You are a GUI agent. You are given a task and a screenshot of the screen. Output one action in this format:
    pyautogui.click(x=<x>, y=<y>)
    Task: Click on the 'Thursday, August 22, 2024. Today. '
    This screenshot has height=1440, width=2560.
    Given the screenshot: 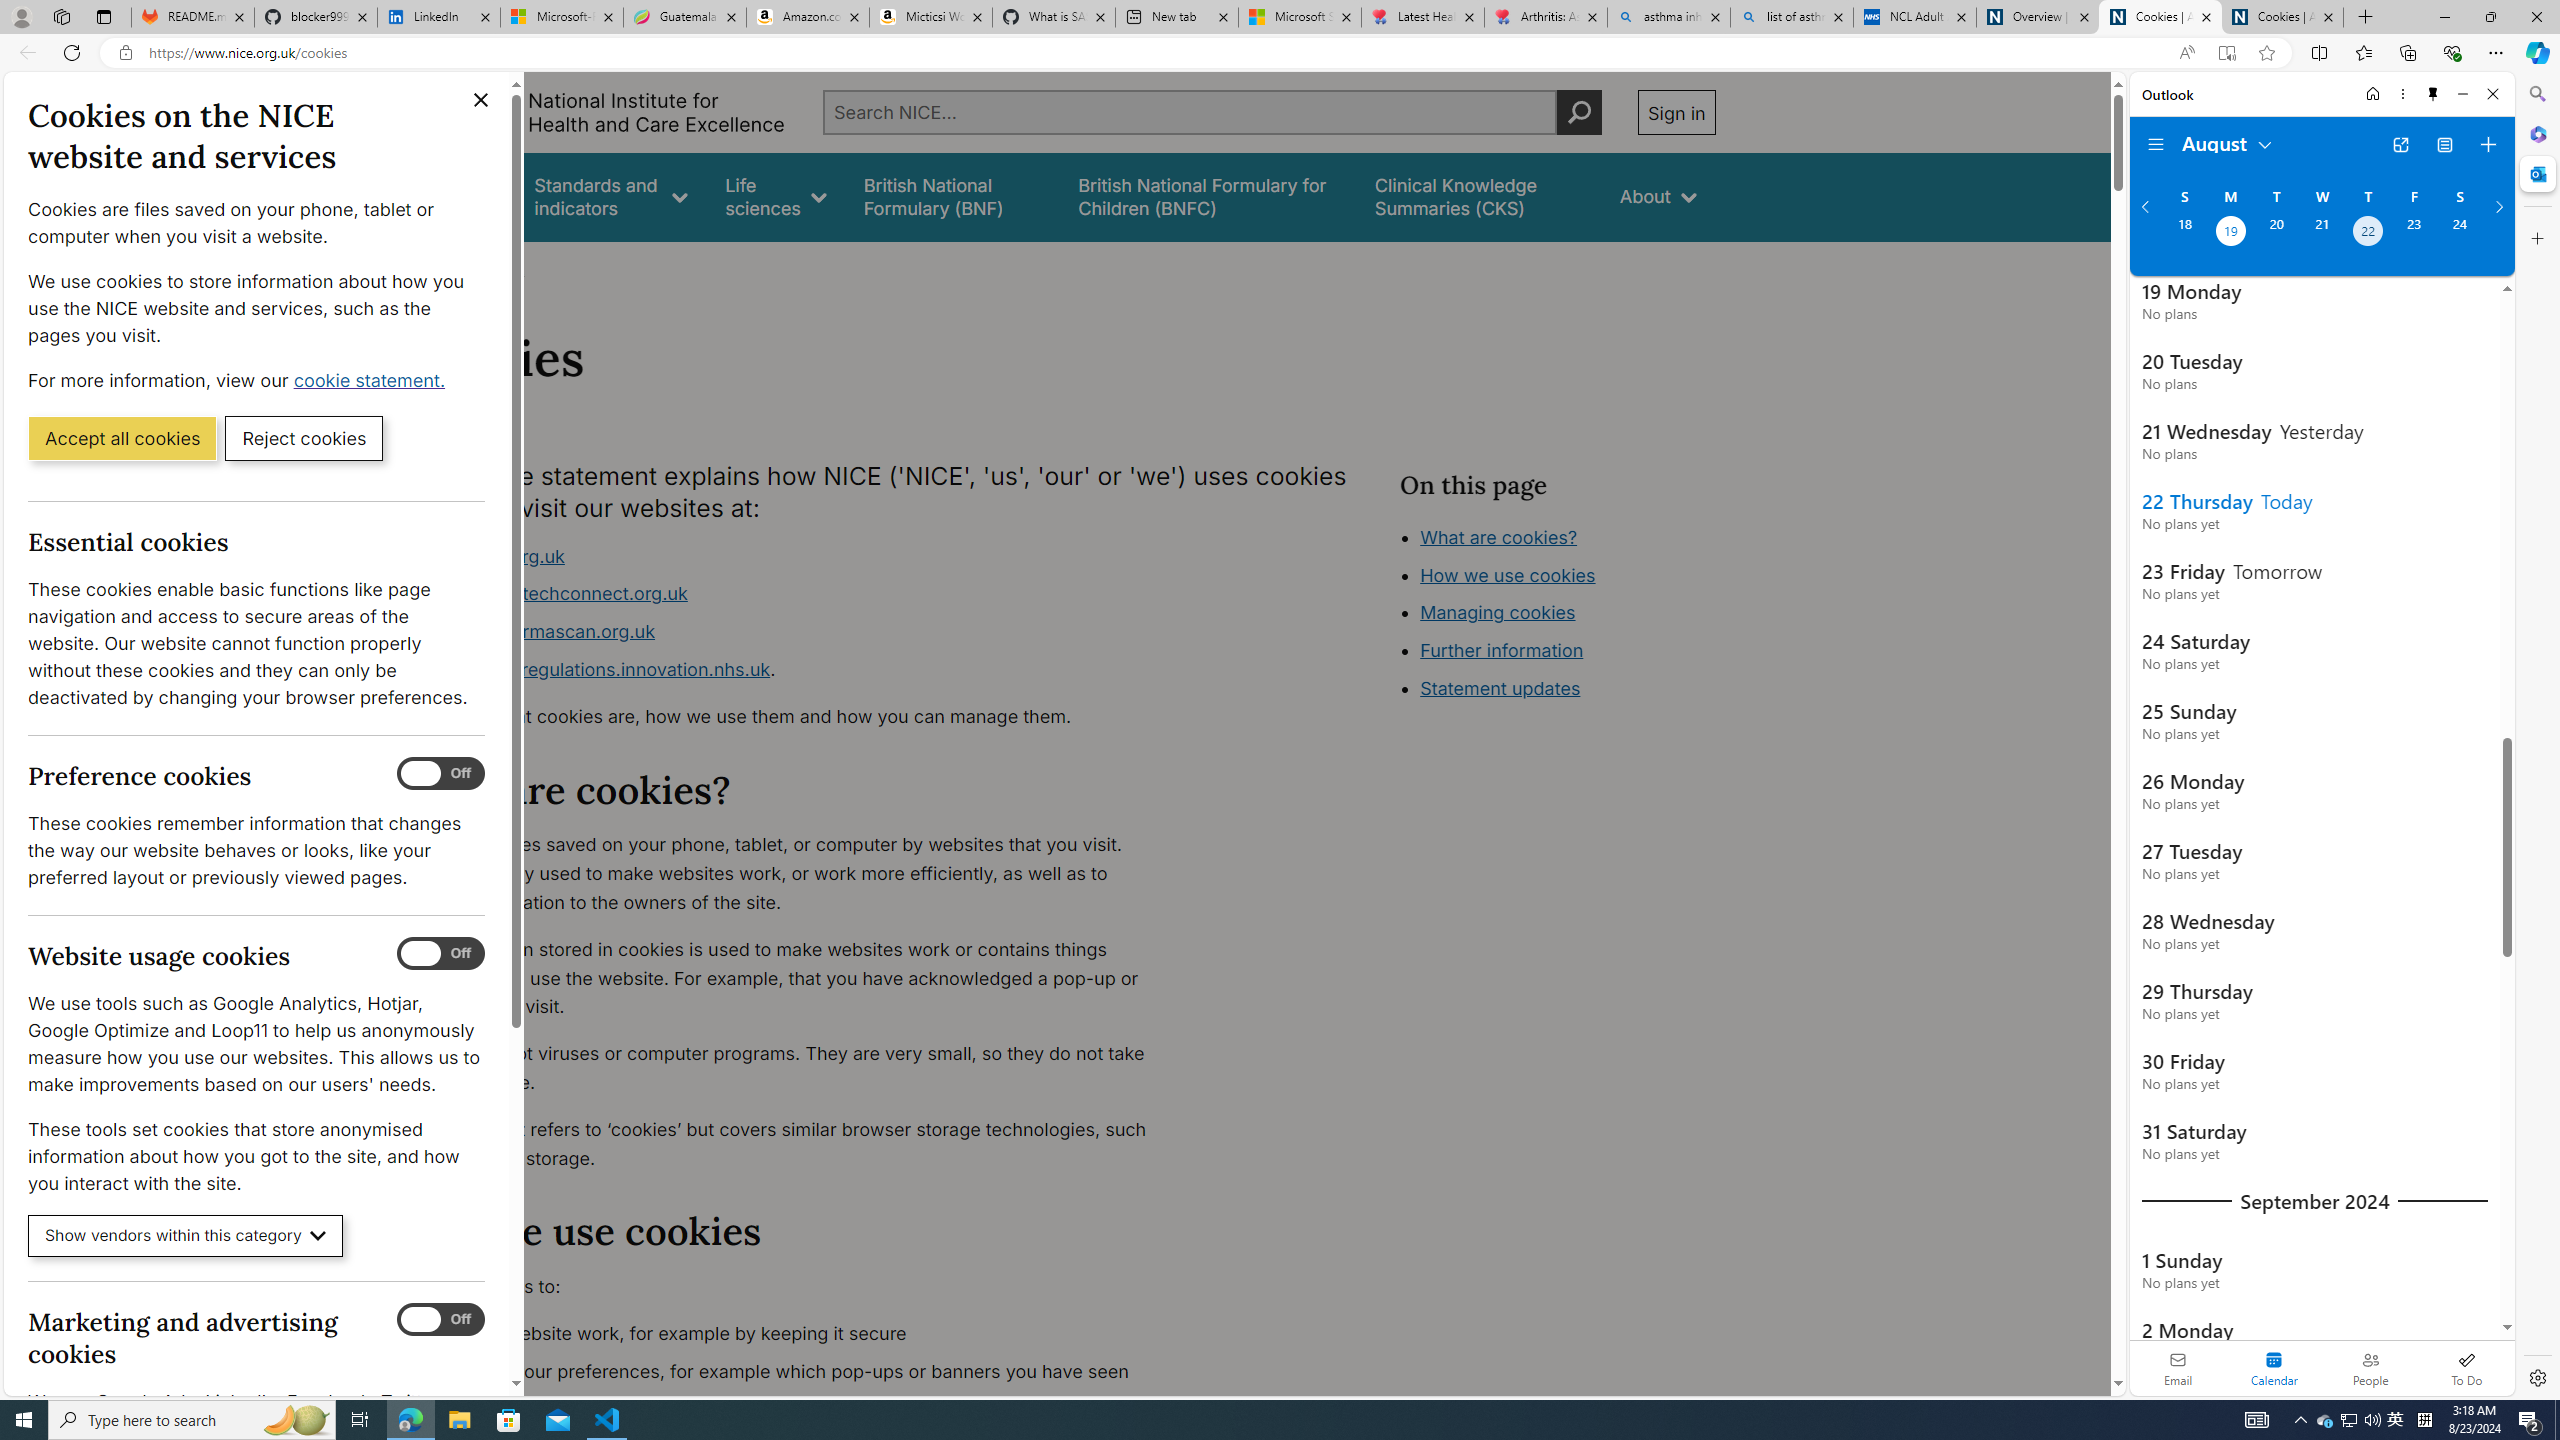 What is the action you would take?
    pyautogui.click(x=2368, y=233)
    